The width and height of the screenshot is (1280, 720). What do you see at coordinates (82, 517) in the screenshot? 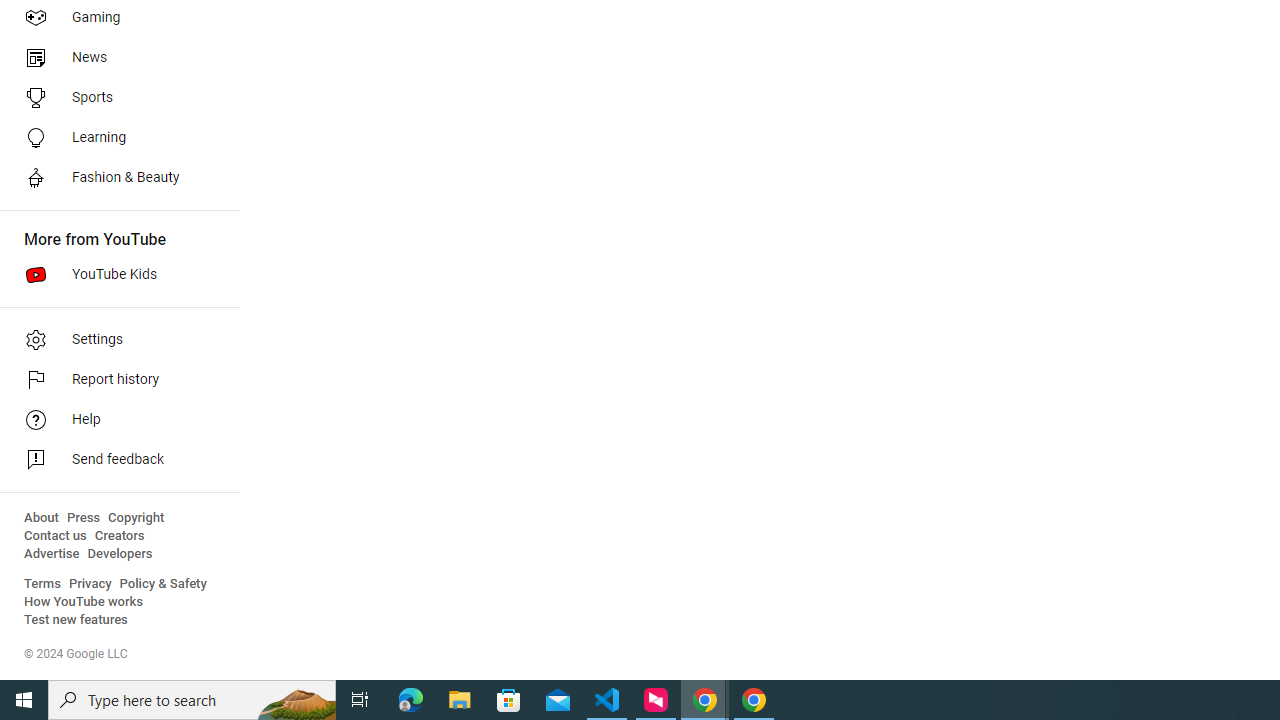
I see `'Press'` at bounding box center [82, 517].